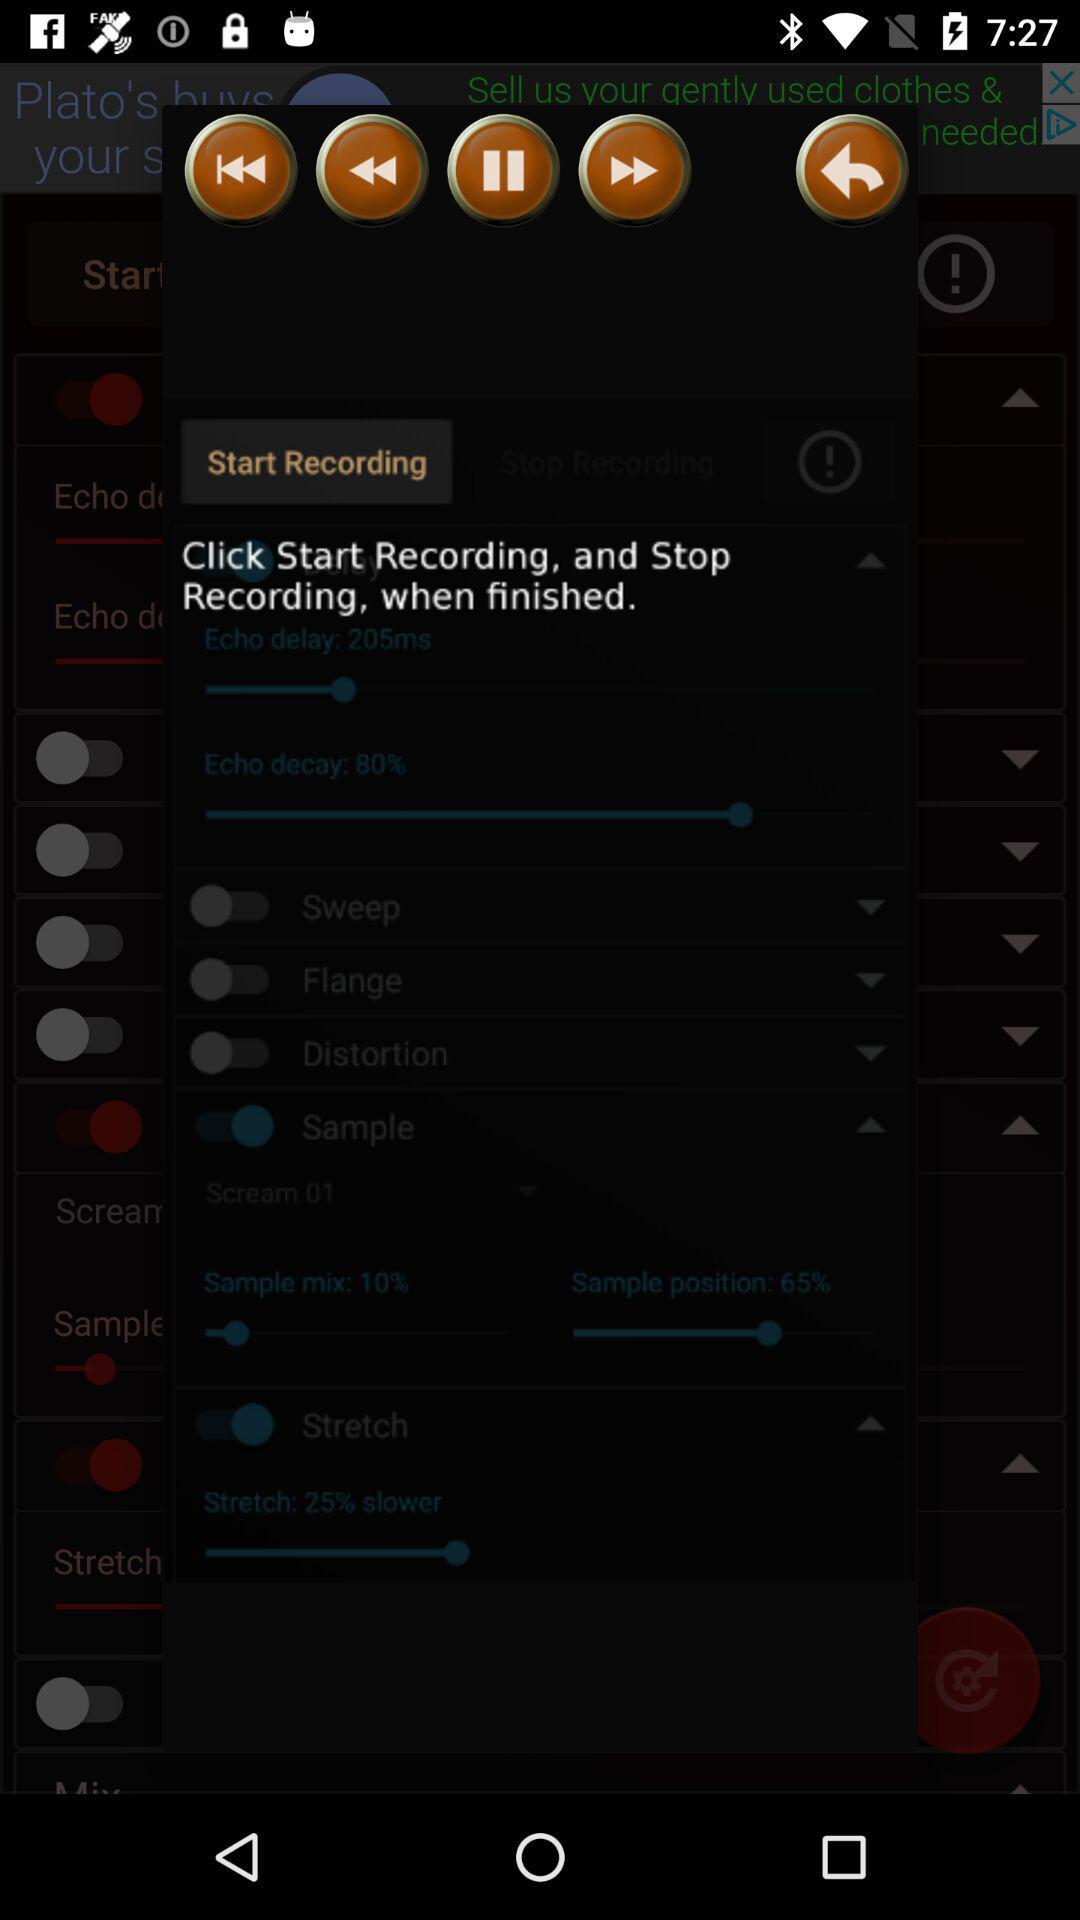 This screenshot has width=1080, height=1920. I want to click on go back, so click(852, 170).